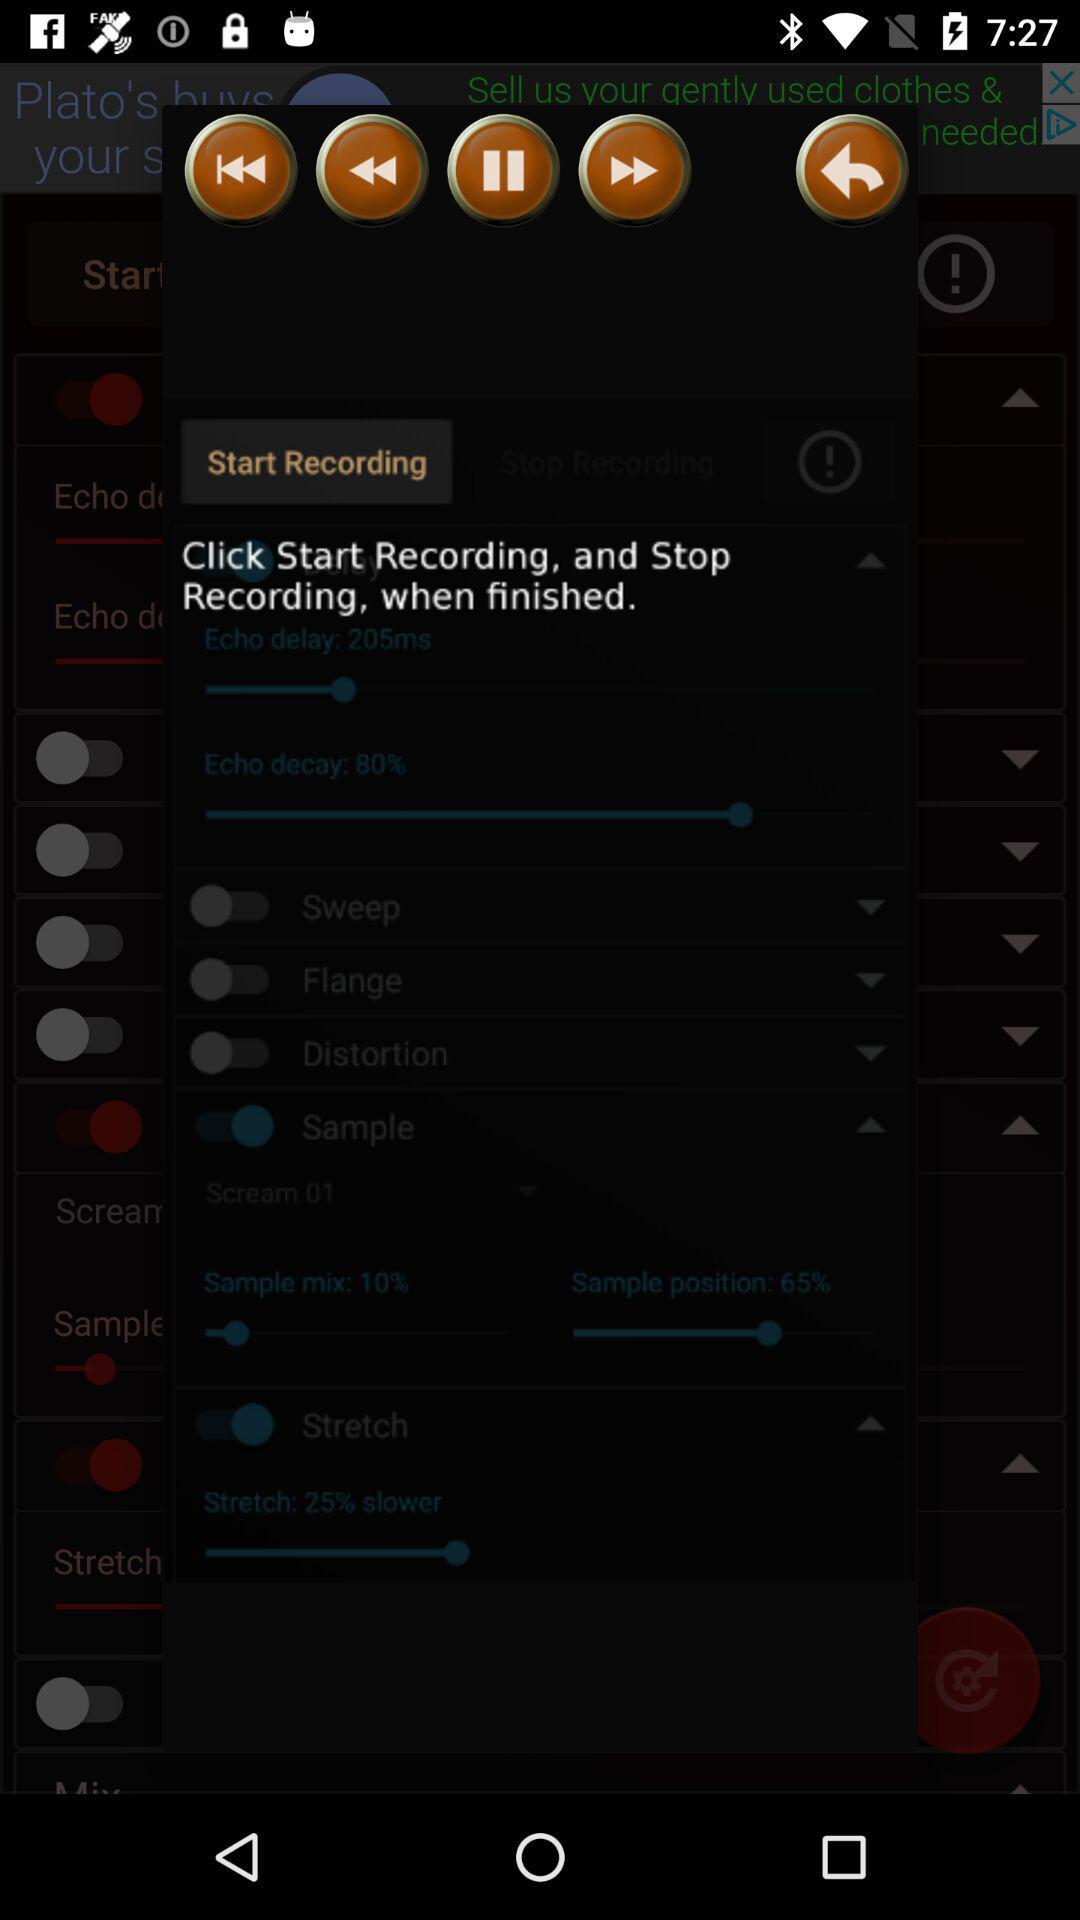 This screenshot has width=1080, height=1920. I want to click on go back, so click(852, 170).